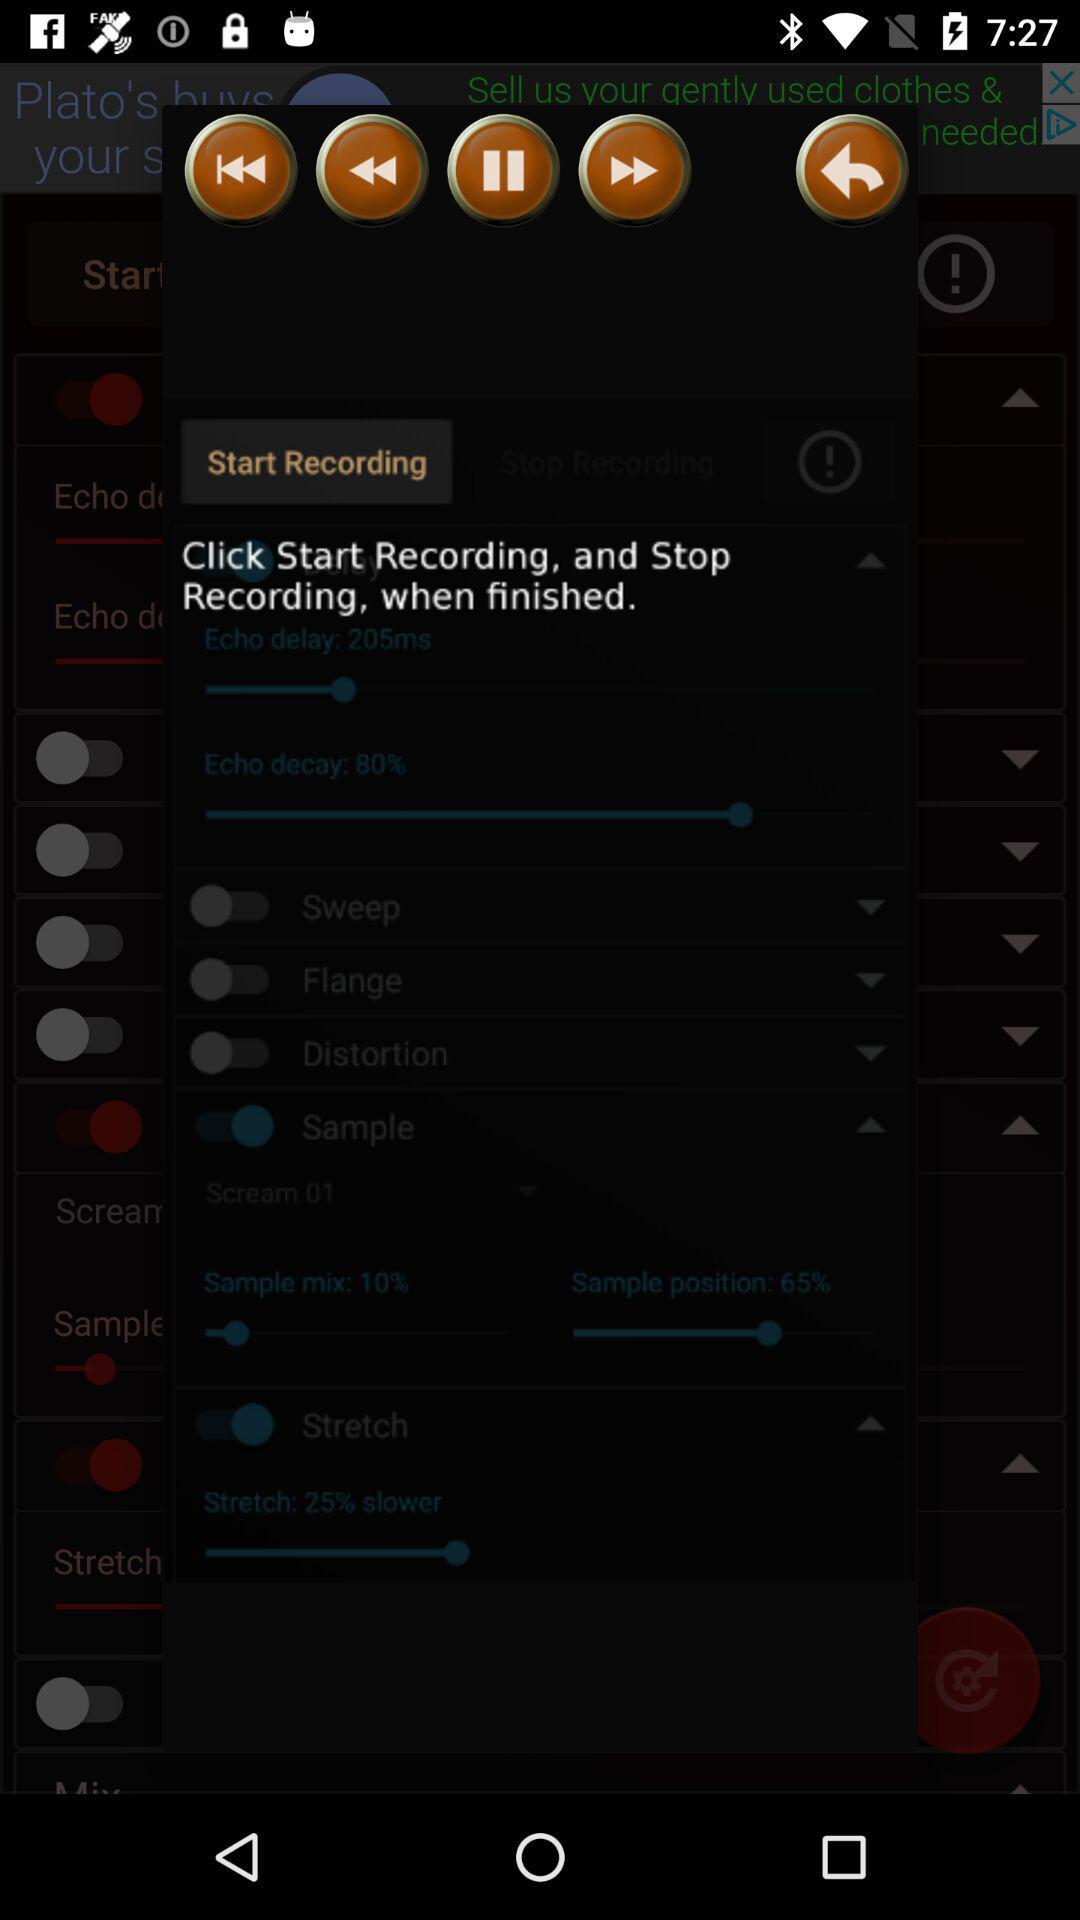 This screenshot has width=1080, height=1920. I want to click on go back, so click(852, 170).